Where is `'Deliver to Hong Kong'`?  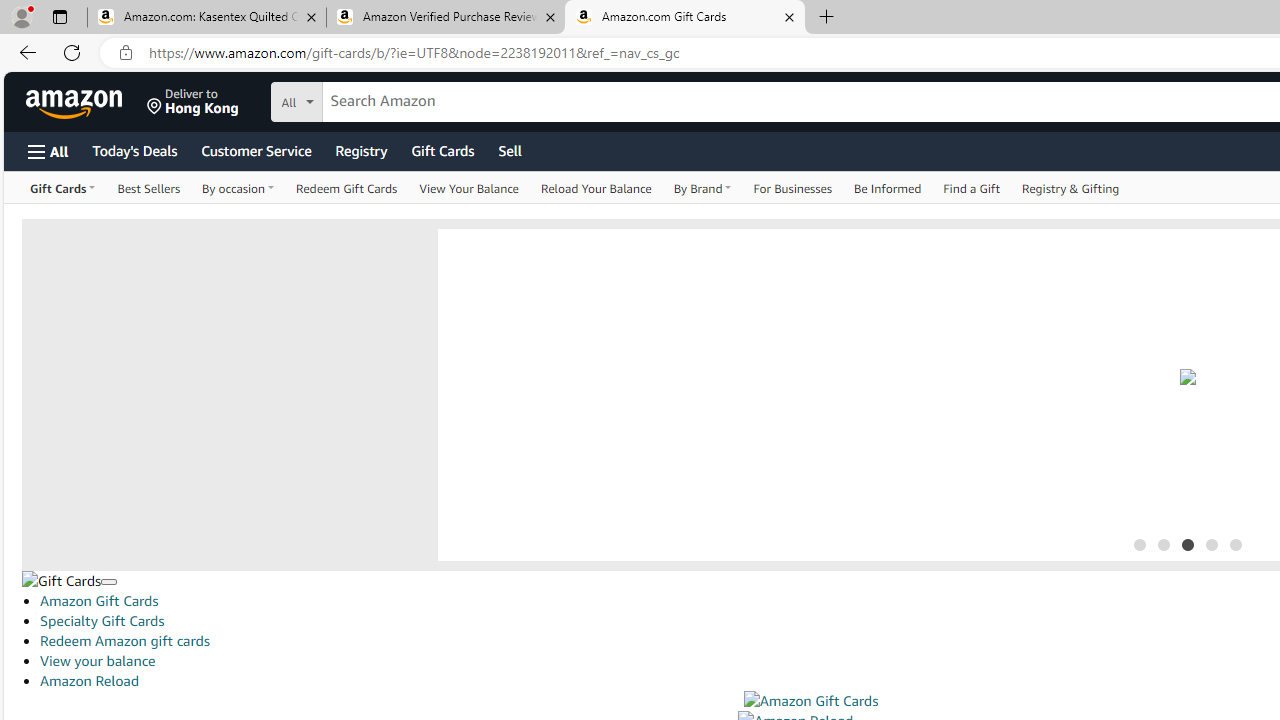 'Deliver to Hong Kong' is located at coordinates (193, 101).